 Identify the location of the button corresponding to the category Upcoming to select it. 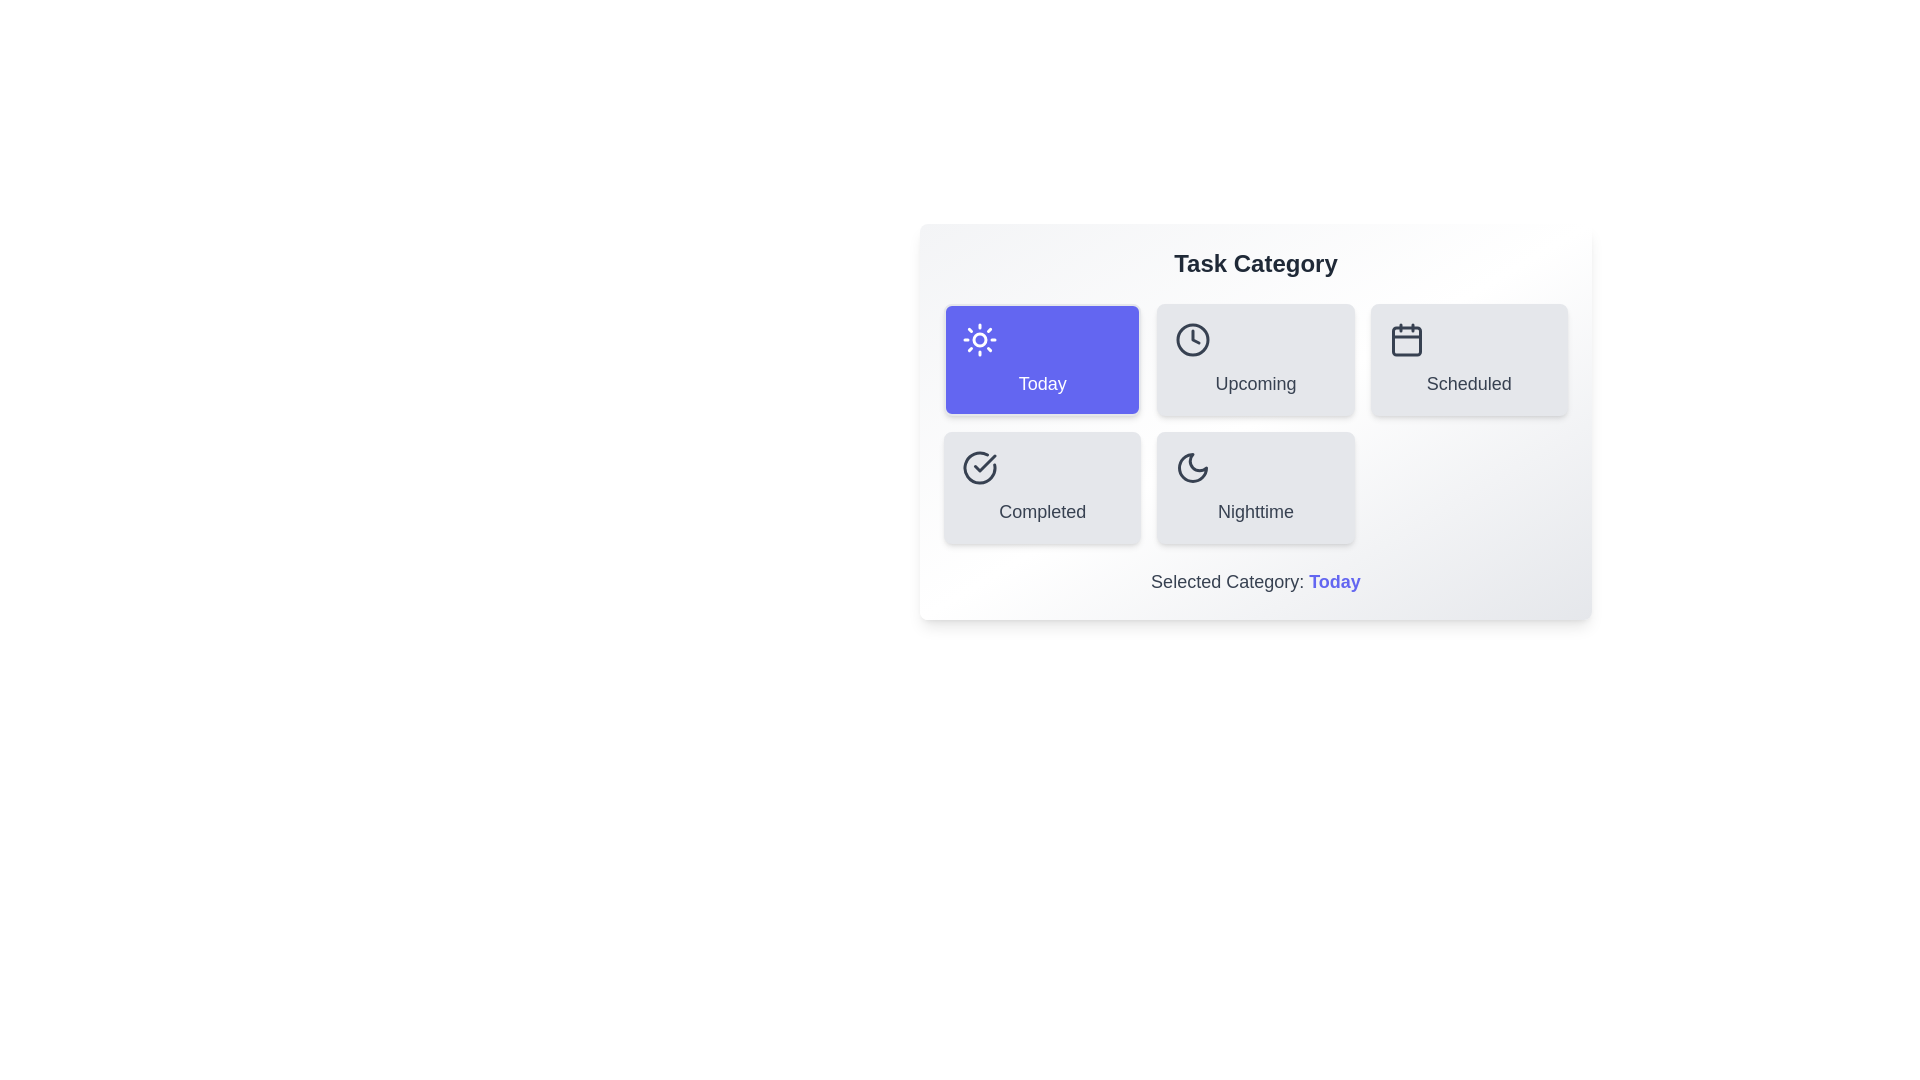
(1255, 358).